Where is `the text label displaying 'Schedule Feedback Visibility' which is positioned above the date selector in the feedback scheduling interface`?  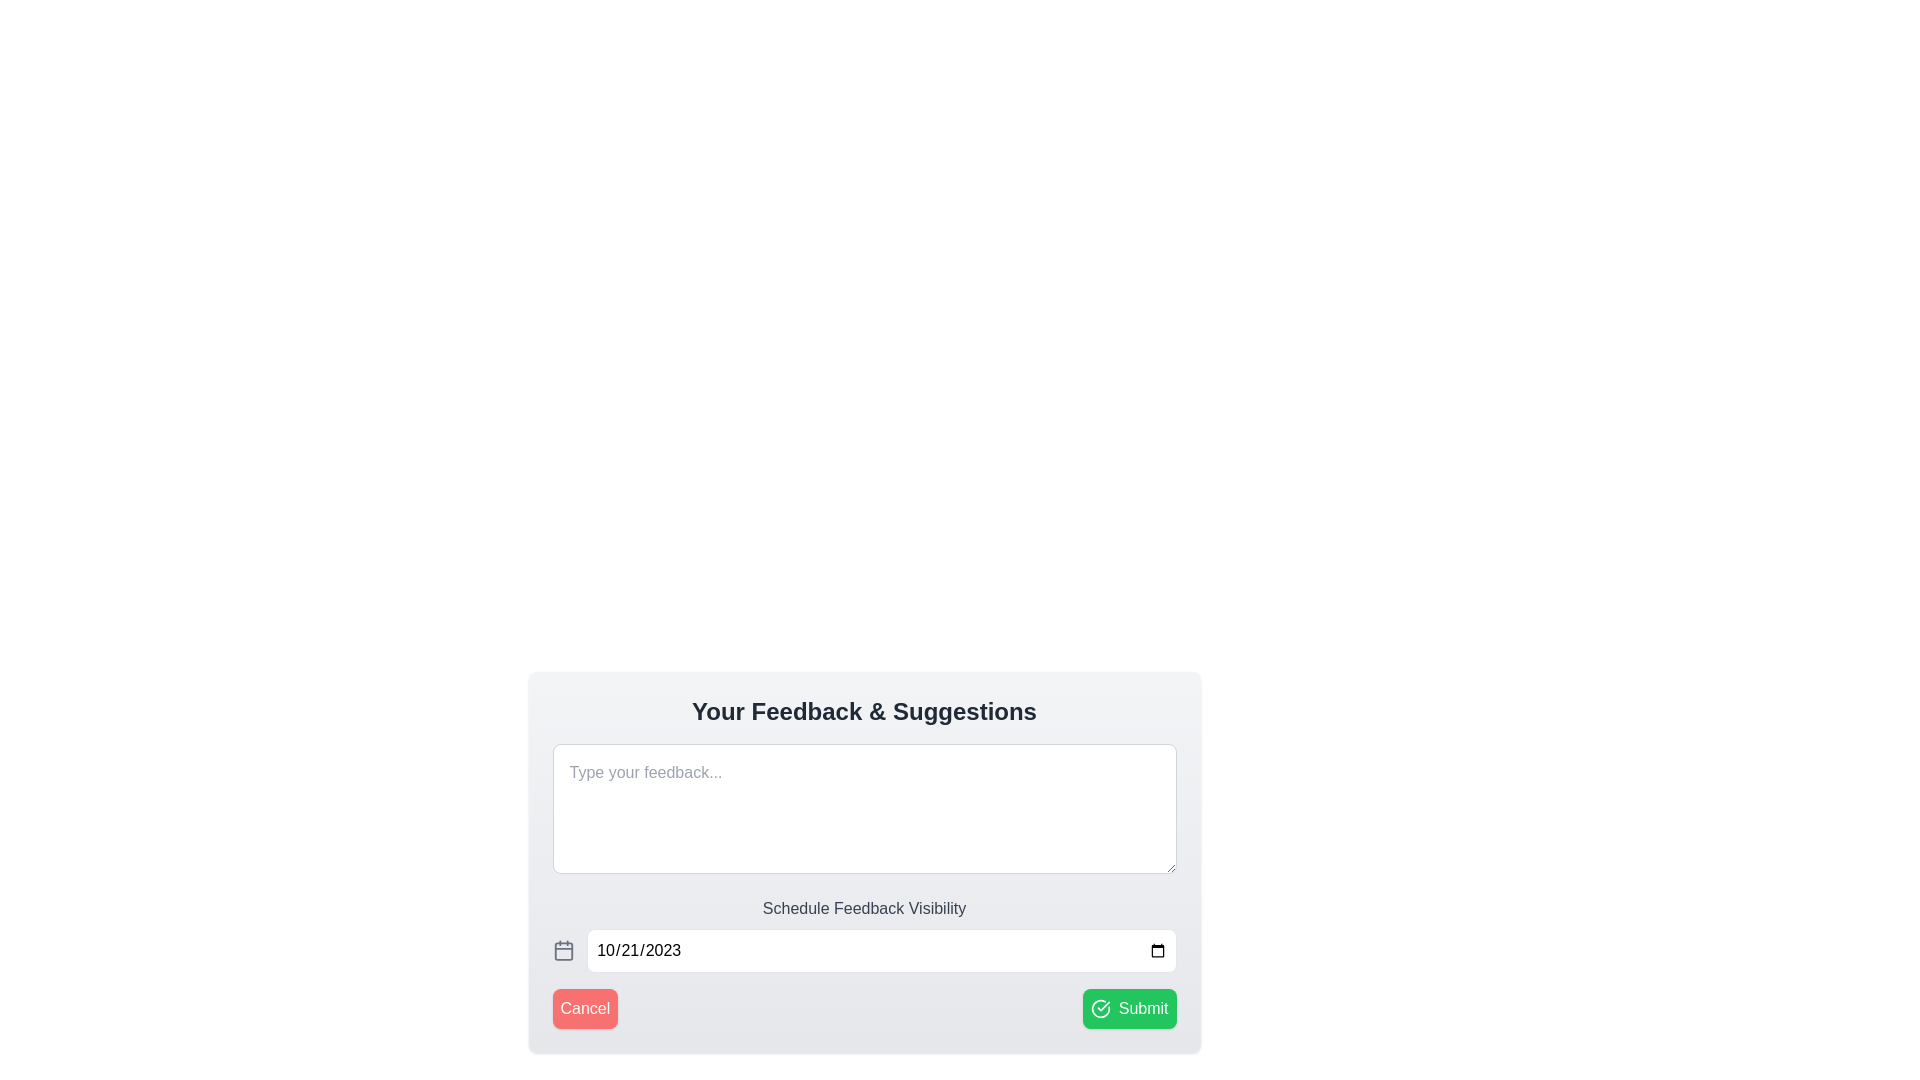 the text label displaying 'Schedule Feedback Visibility' which is positioned above the date selector in the feedback scheduling interface is located at coordinates (864, 908).